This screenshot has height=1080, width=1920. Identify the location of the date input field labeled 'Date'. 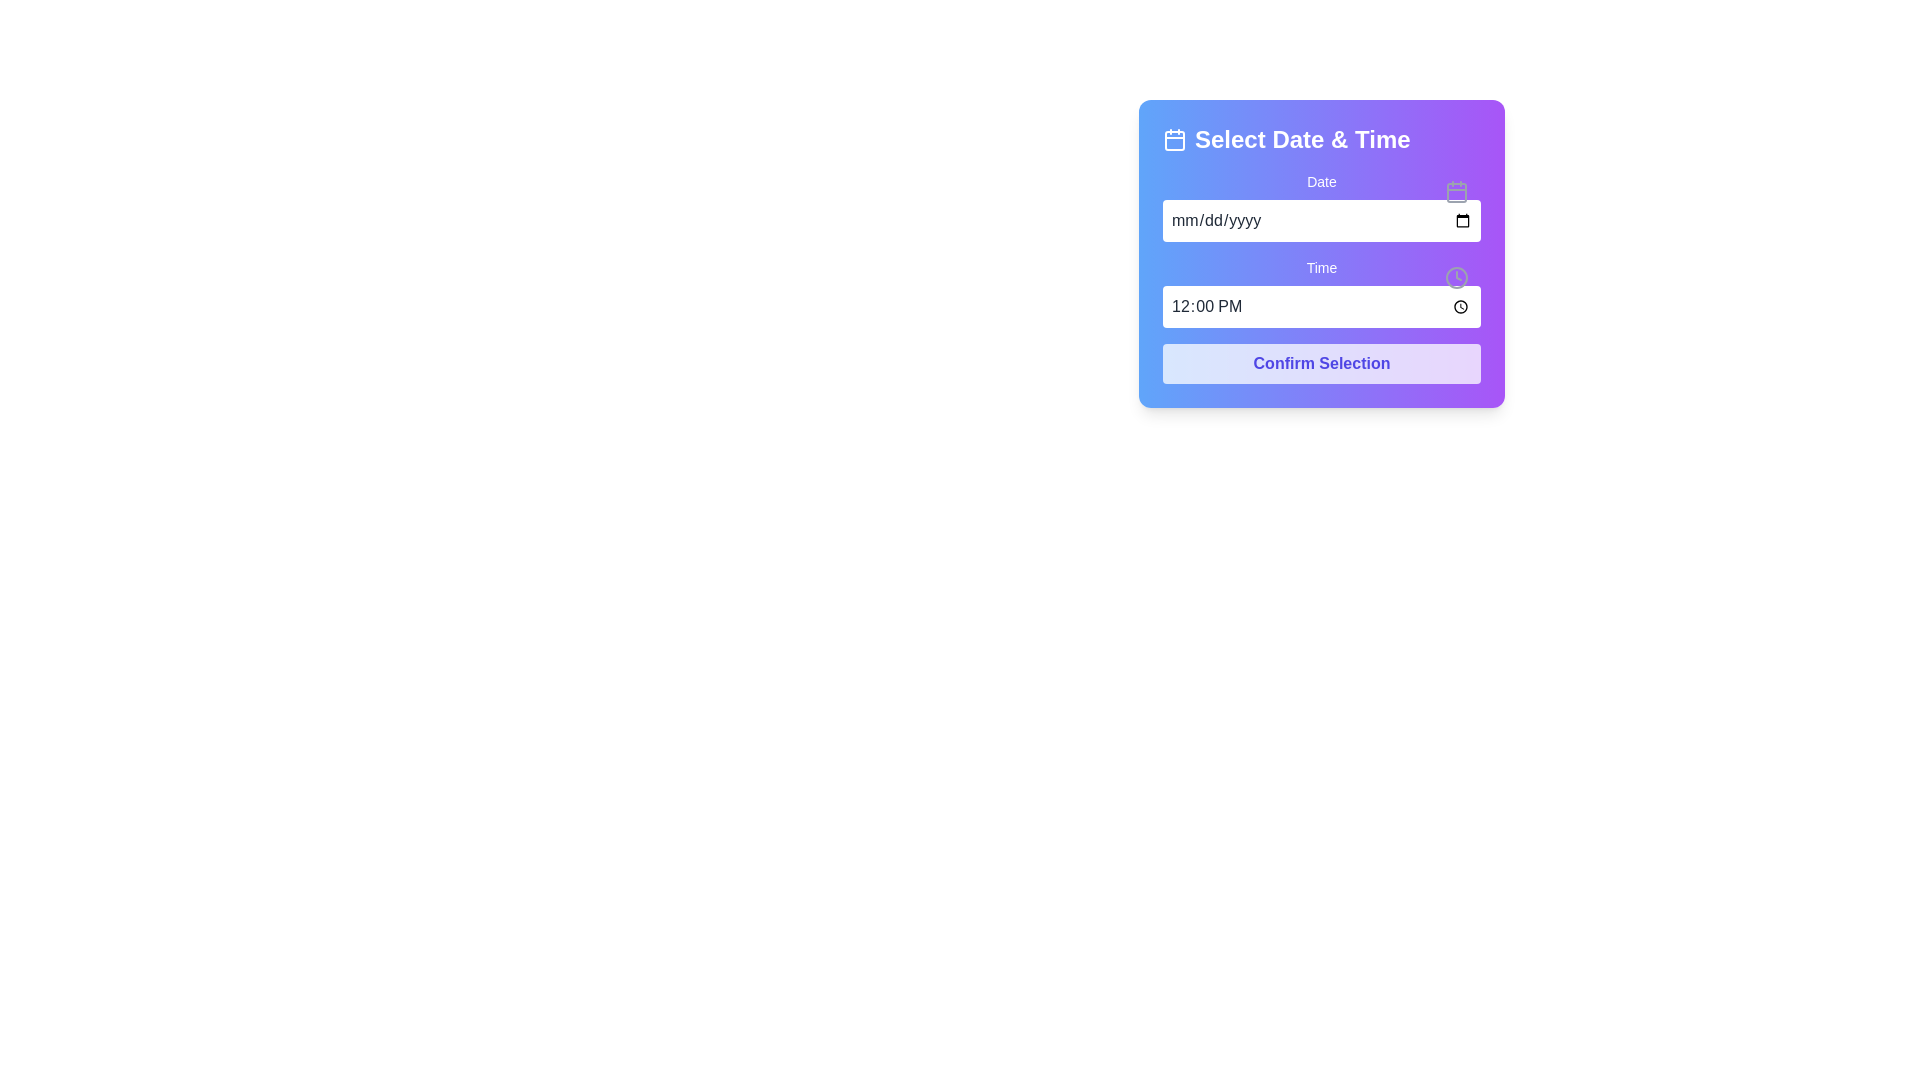
(1321, 207).